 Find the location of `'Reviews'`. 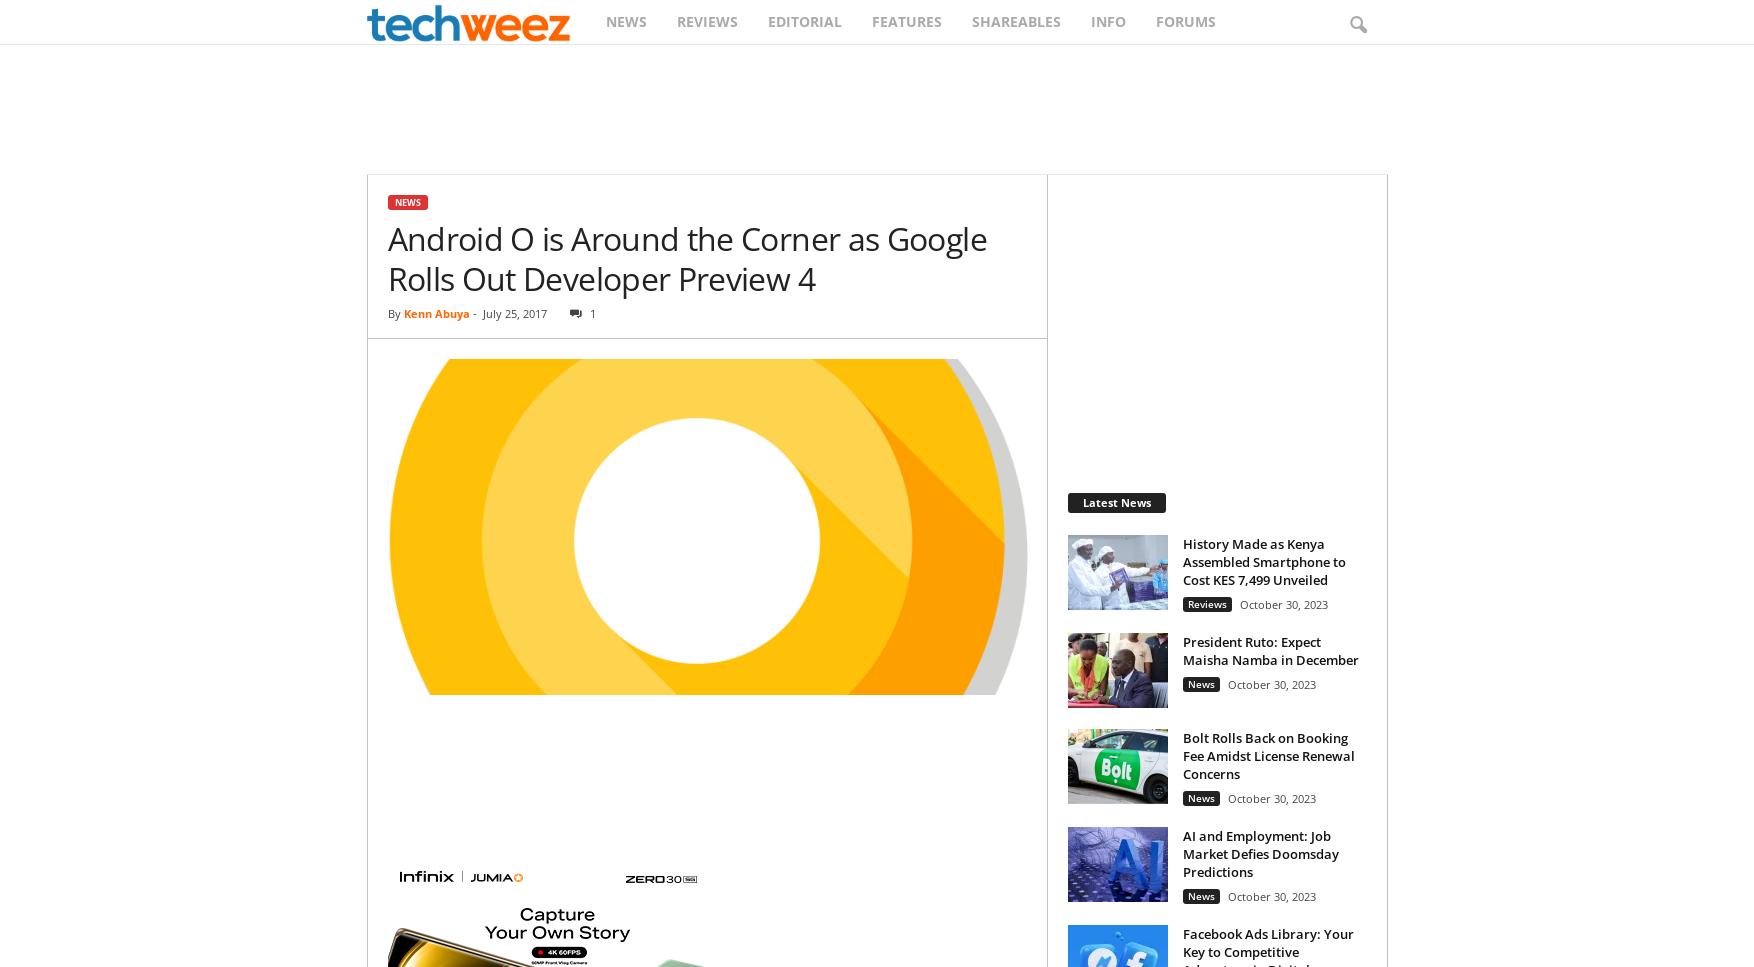

'Reviews' is located at coordinates (1205, 603).